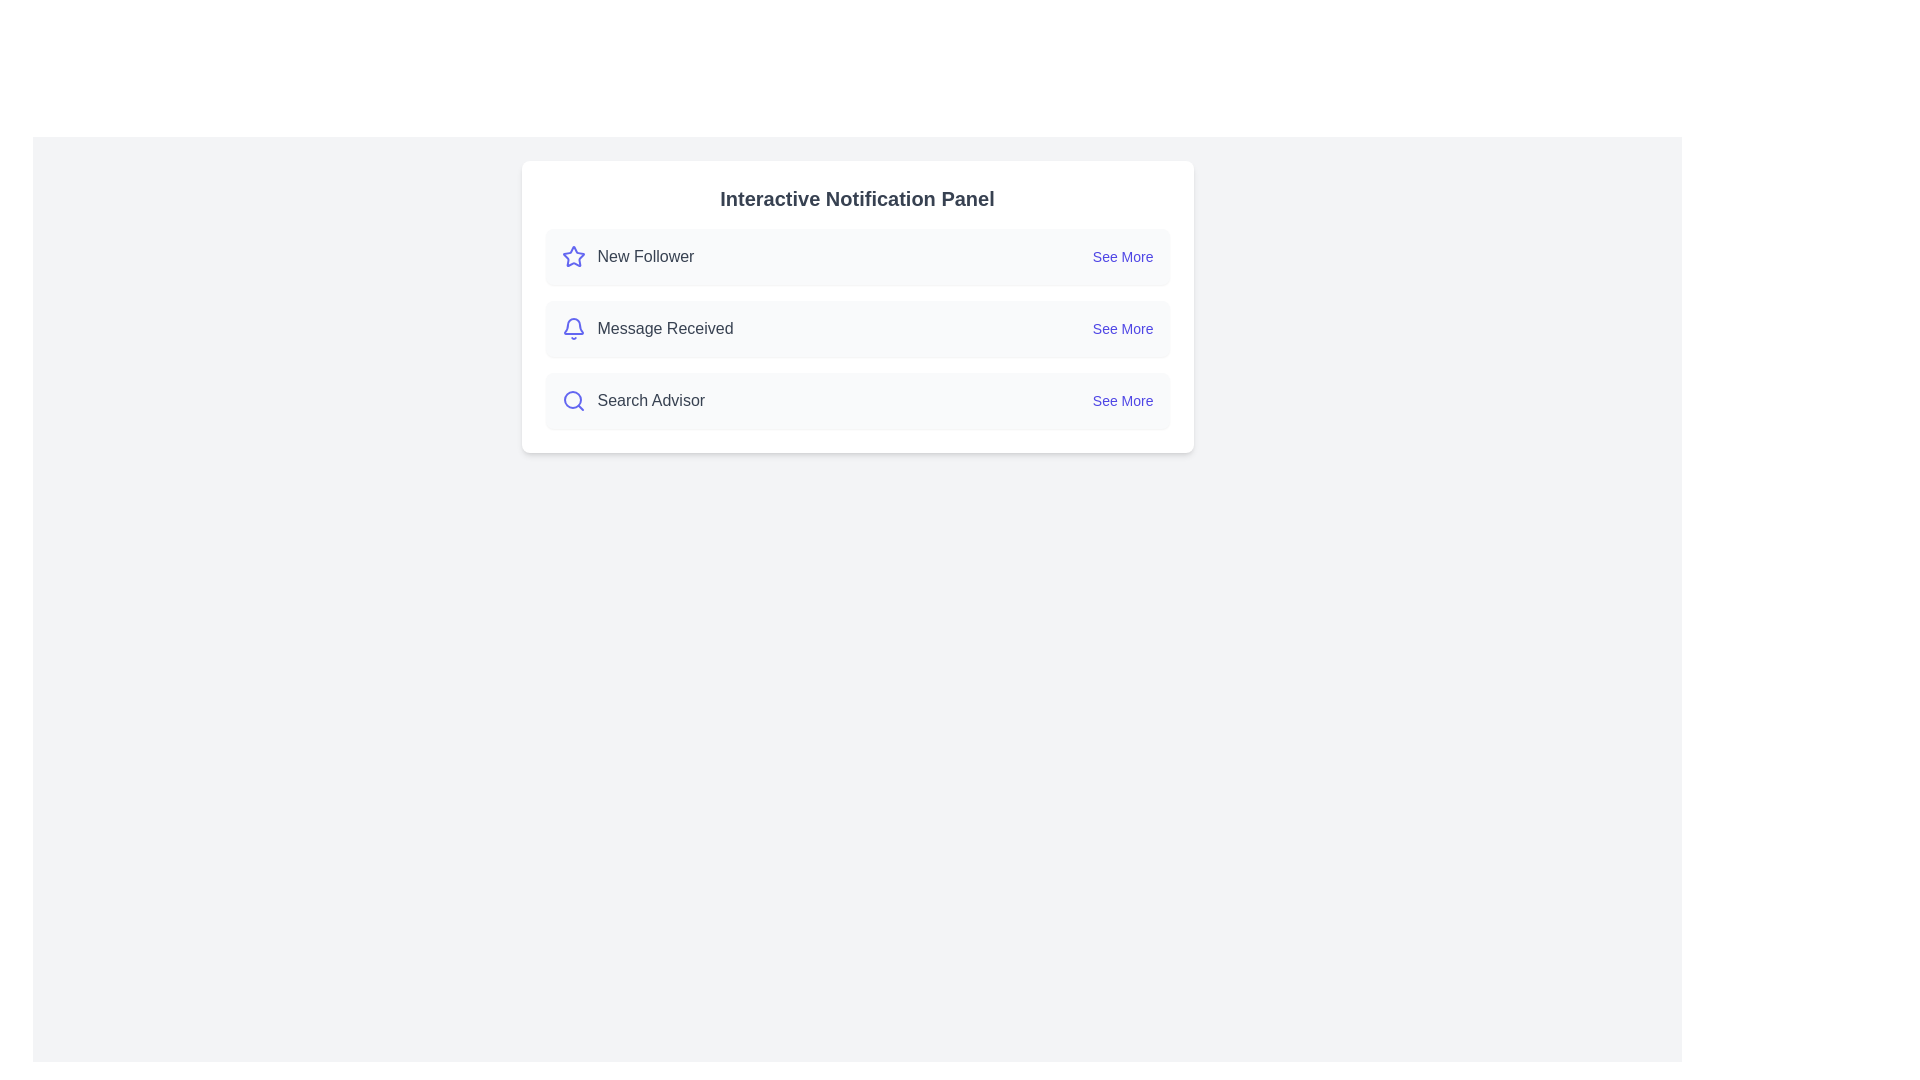  What do you see at coordinates (572, 255) in the screenshot?
I see `the five-pointed star icon with hollow outlines, colored in vibrant indigo, located in the first notification entry of the notification panel, to the left of the 'New Follower' text label` at bounding box center [572, 255].